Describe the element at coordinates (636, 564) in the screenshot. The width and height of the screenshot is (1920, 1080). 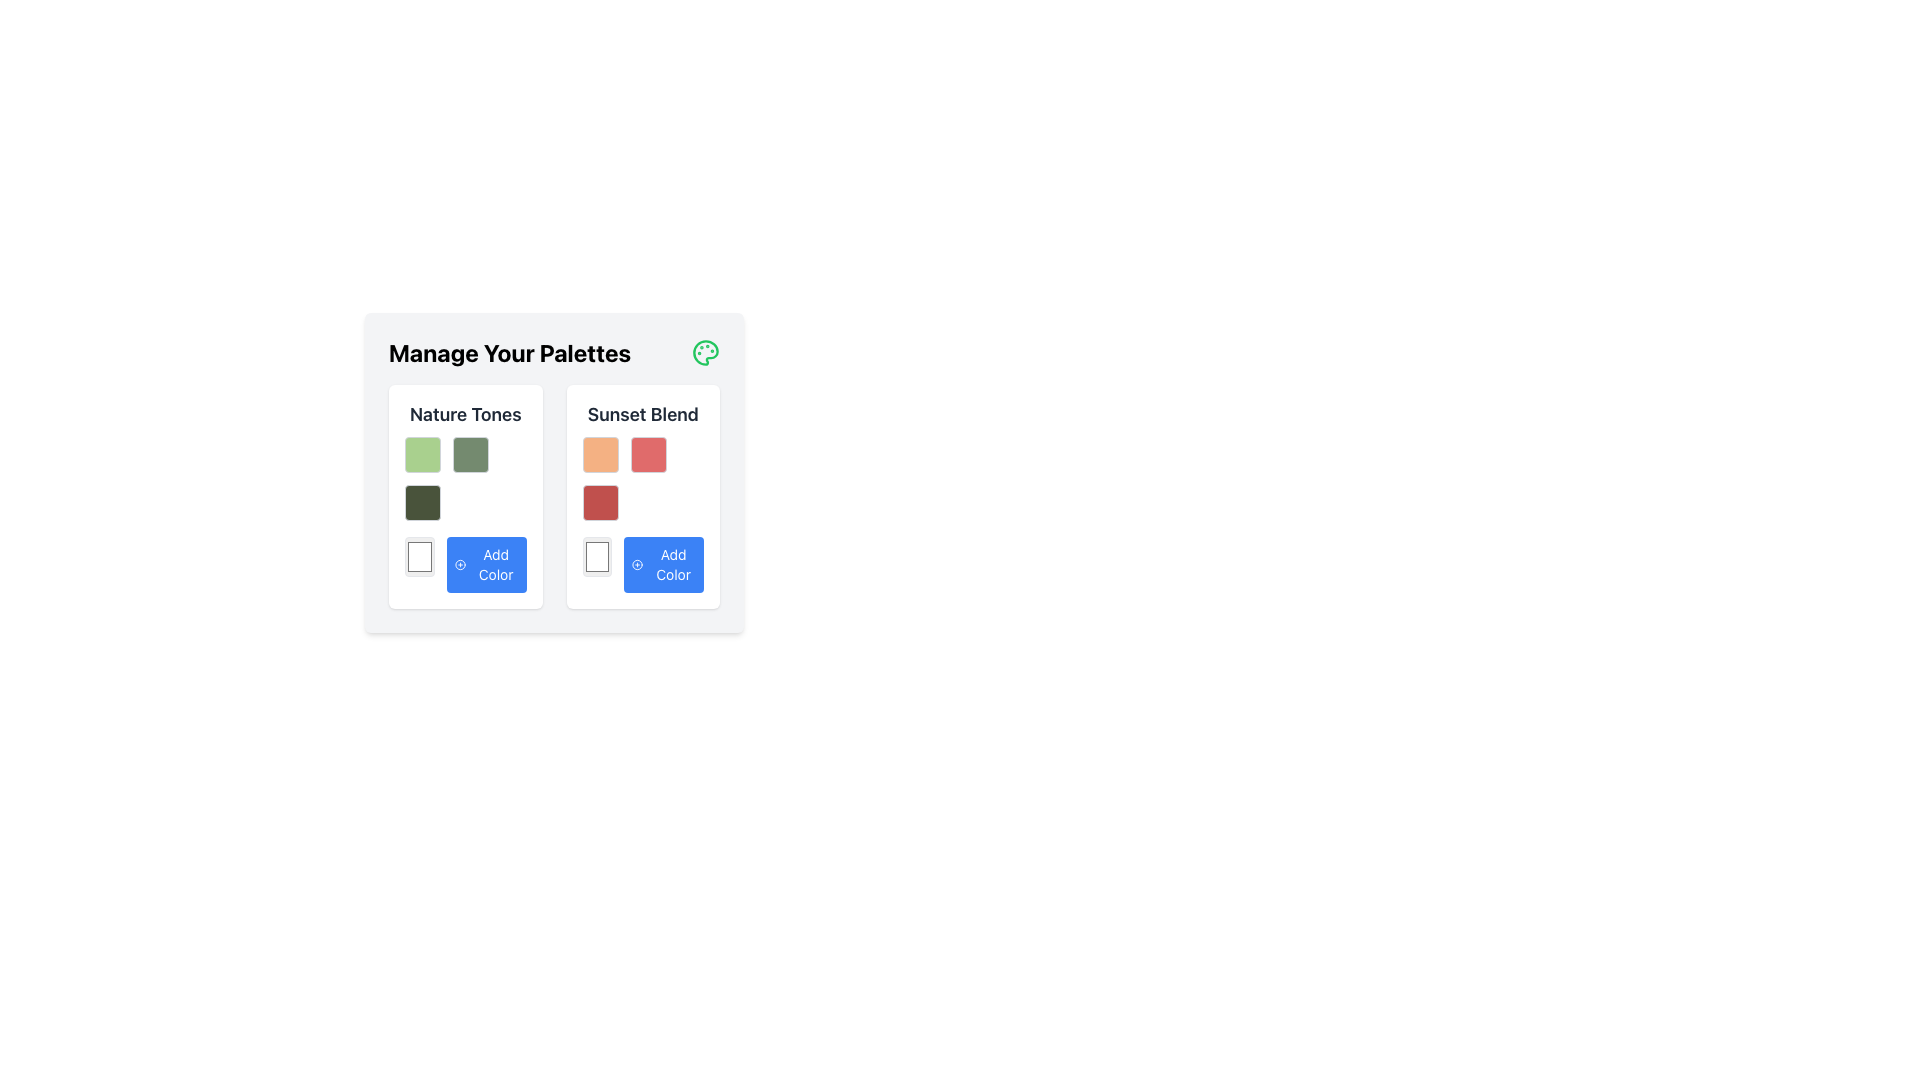
I see `the 'Add Color' icon located to the left of the text within the button in the 'Sunset Blend' palette section` at that location.